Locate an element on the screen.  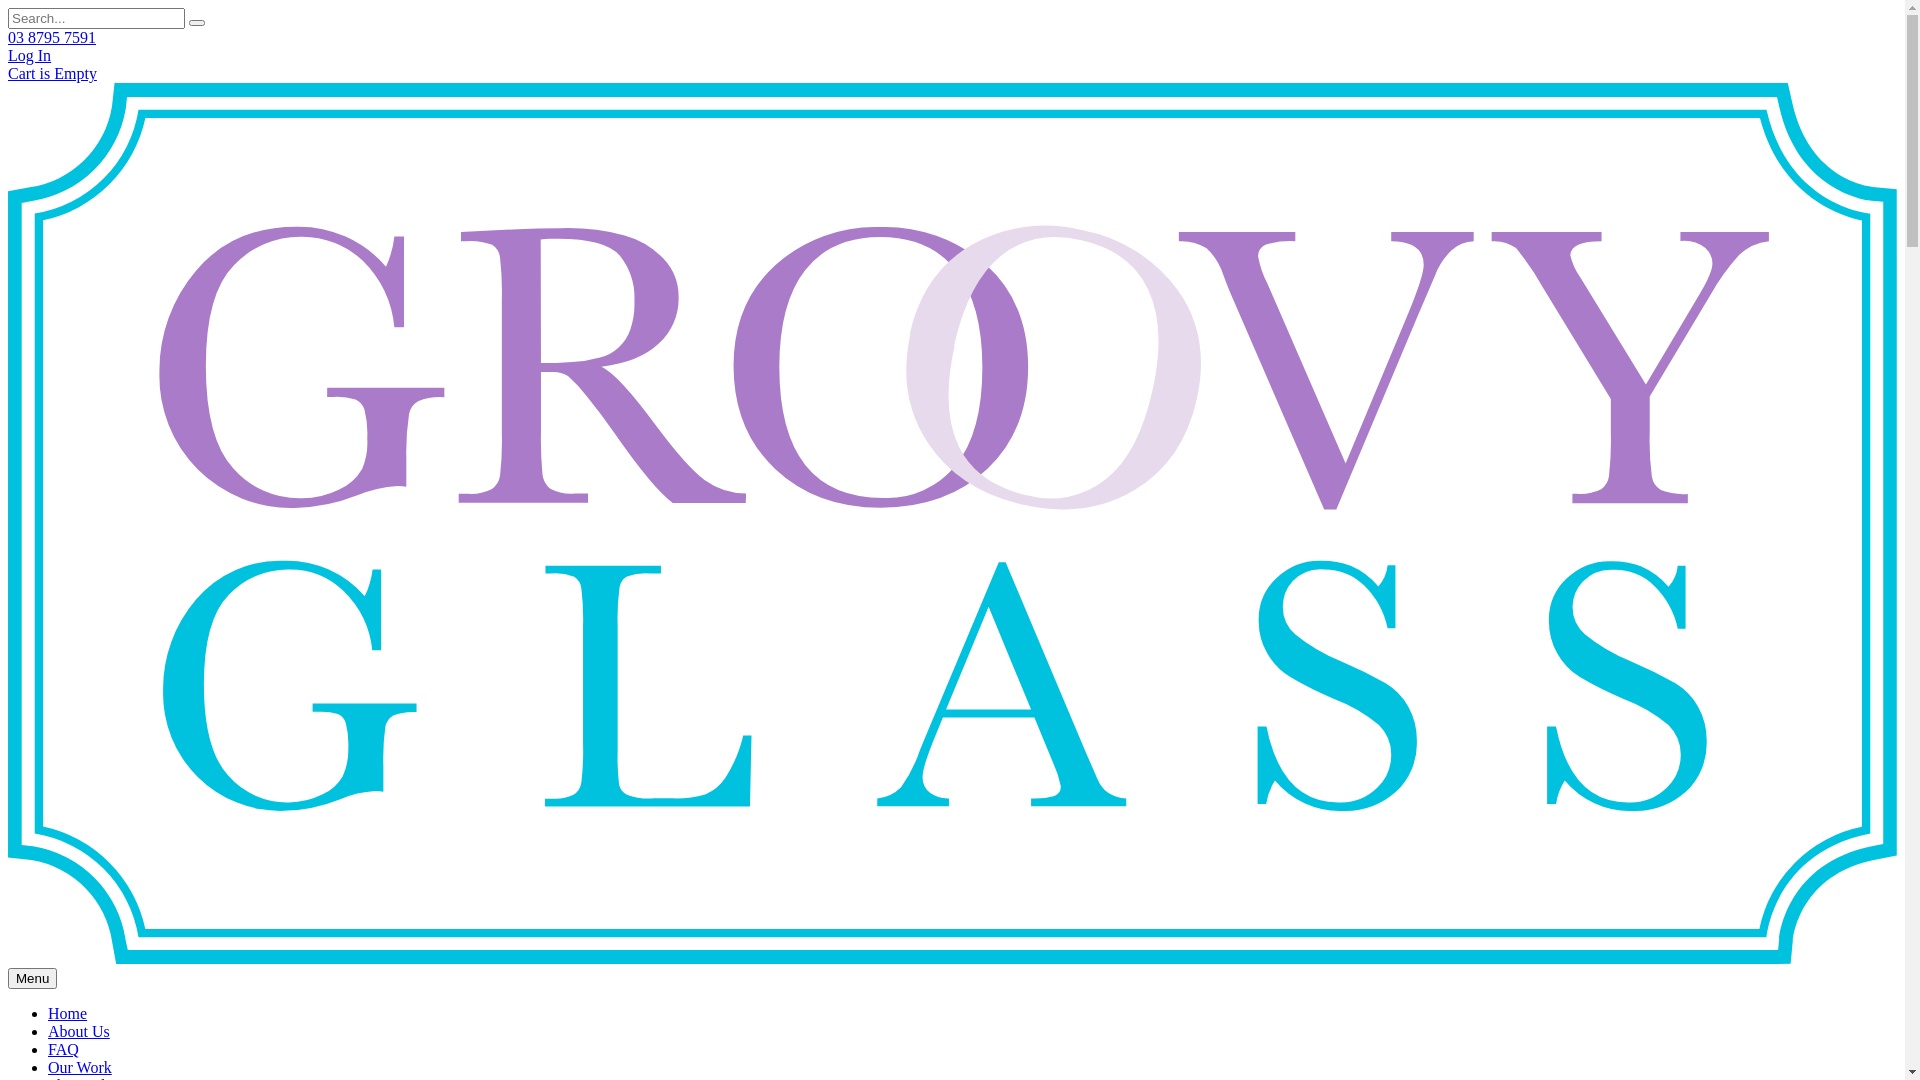
'03 8795 7591' is located at coordinates (8, 37).